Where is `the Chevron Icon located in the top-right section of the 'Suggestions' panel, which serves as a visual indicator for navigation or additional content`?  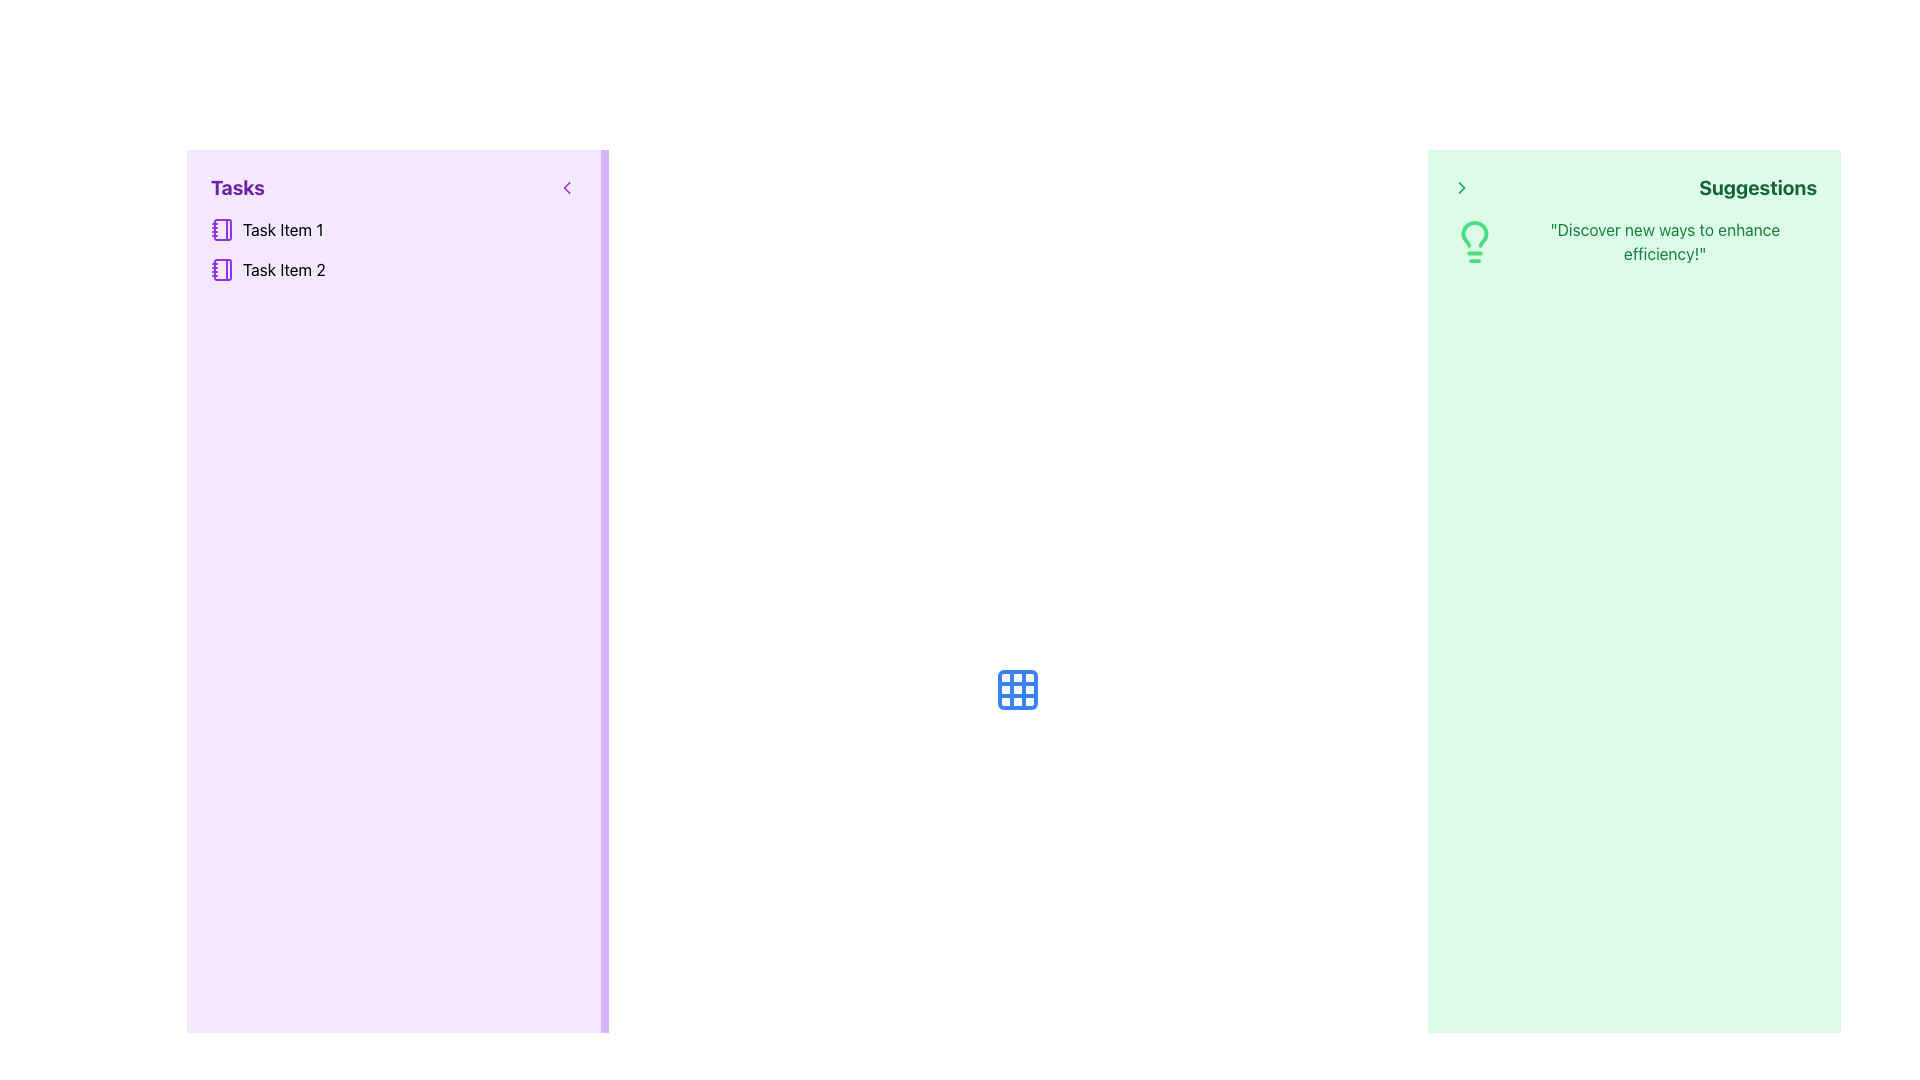 the Chevron Icon located in the top-right section of the 'Suggestions' panel, which serves as a visual indicator for navigation or additional content is located at coordinates (1461, 188).